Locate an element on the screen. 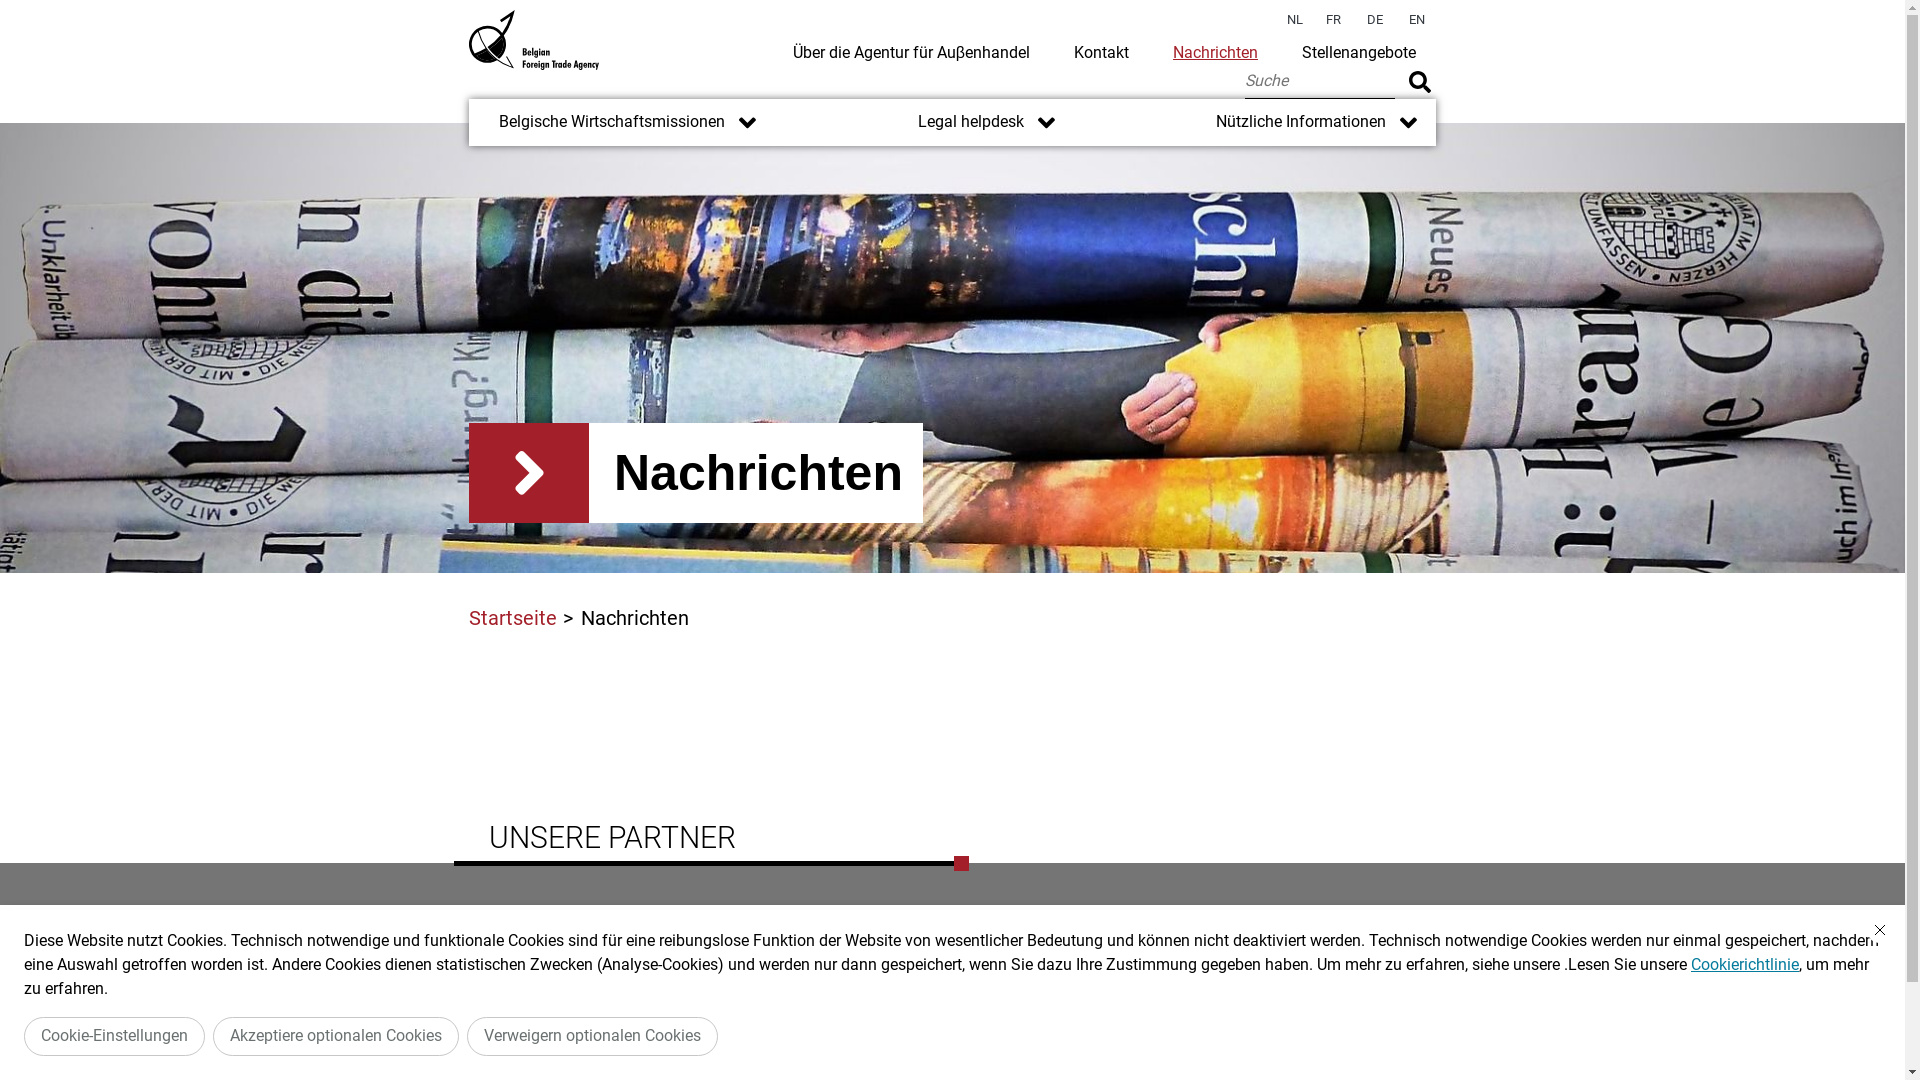  'Apply' is located at coordinates (1419, 80).